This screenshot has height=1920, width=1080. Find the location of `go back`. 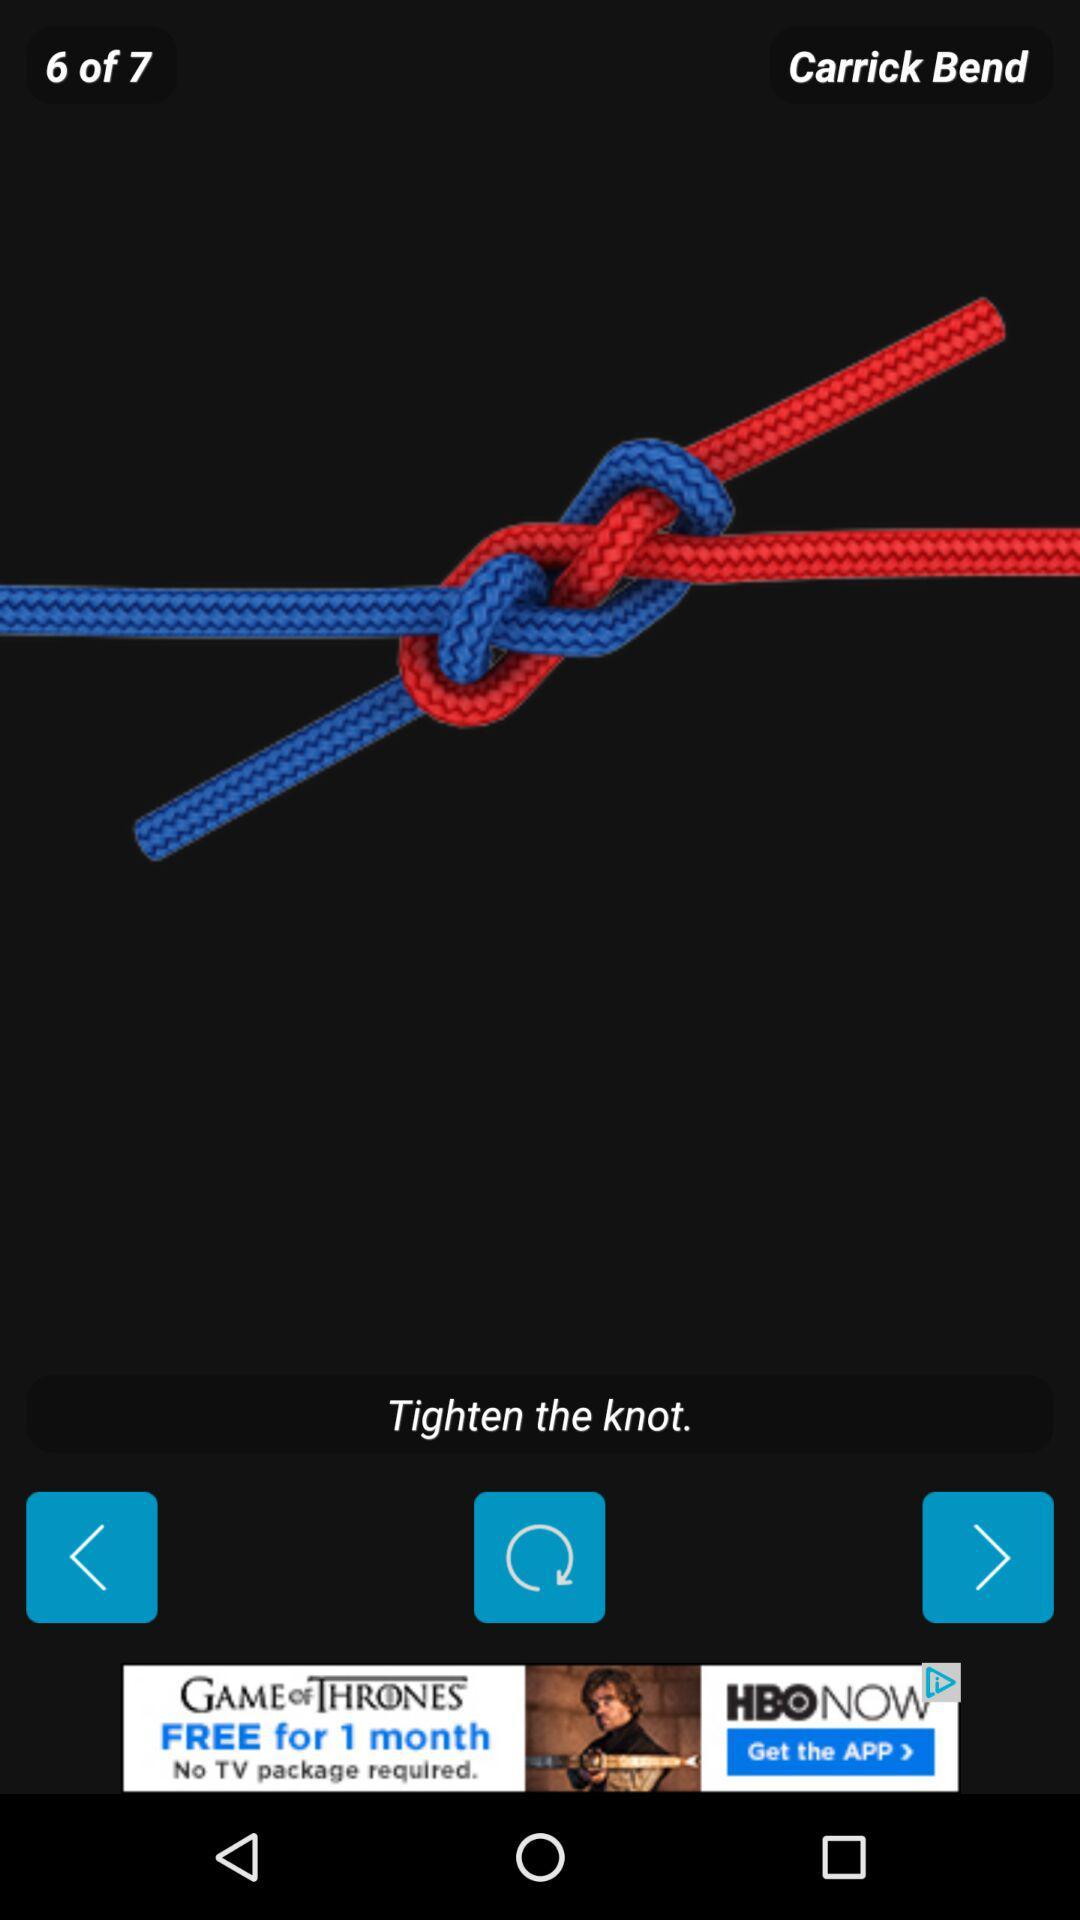

go back is located at coordinates (91, 1556).